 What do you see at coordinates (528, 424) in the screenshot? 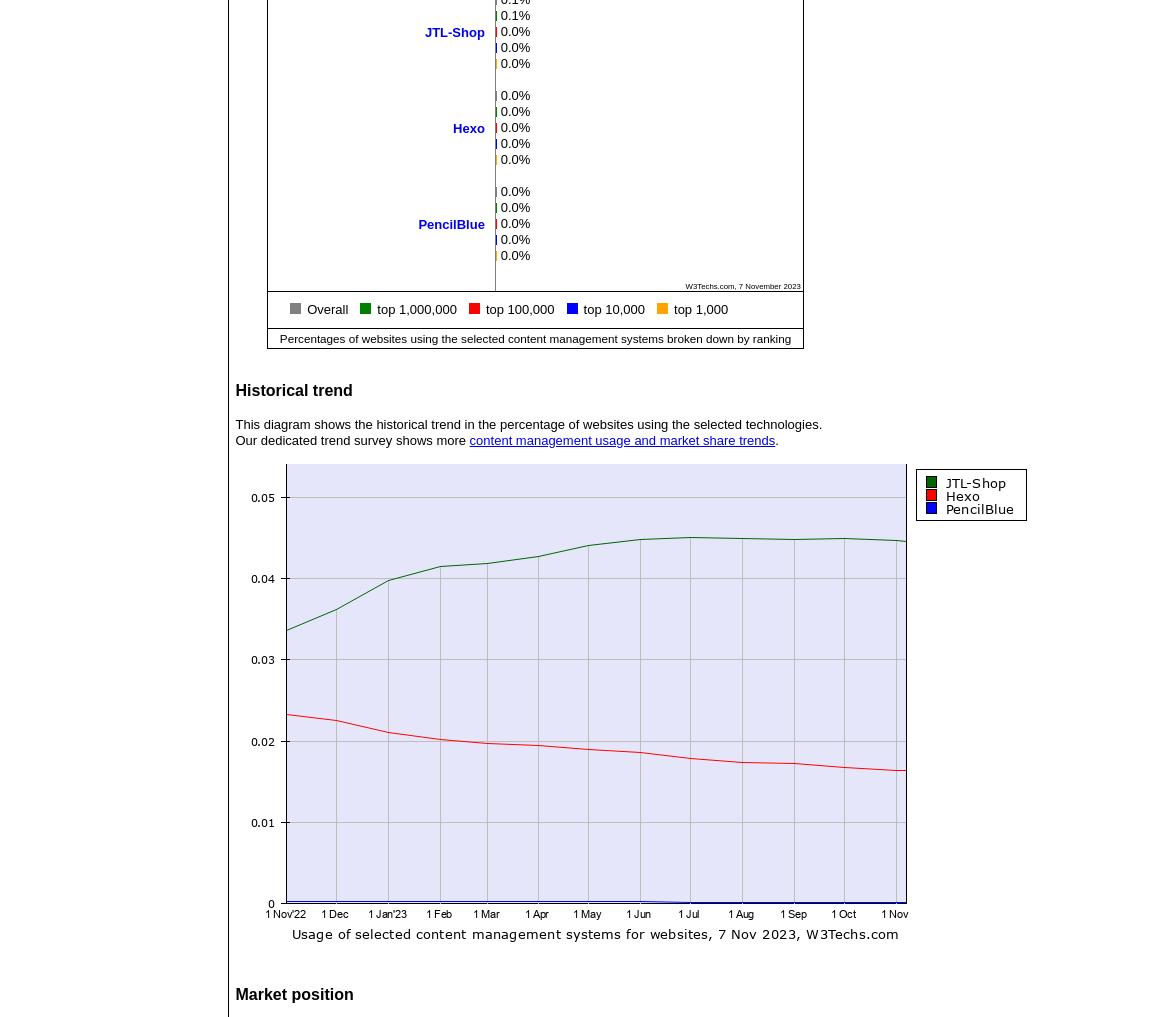
I see `'This diagram shows the historical trend in the percentage of websites using the selected technologies.'` at bounding box center [528, 424].